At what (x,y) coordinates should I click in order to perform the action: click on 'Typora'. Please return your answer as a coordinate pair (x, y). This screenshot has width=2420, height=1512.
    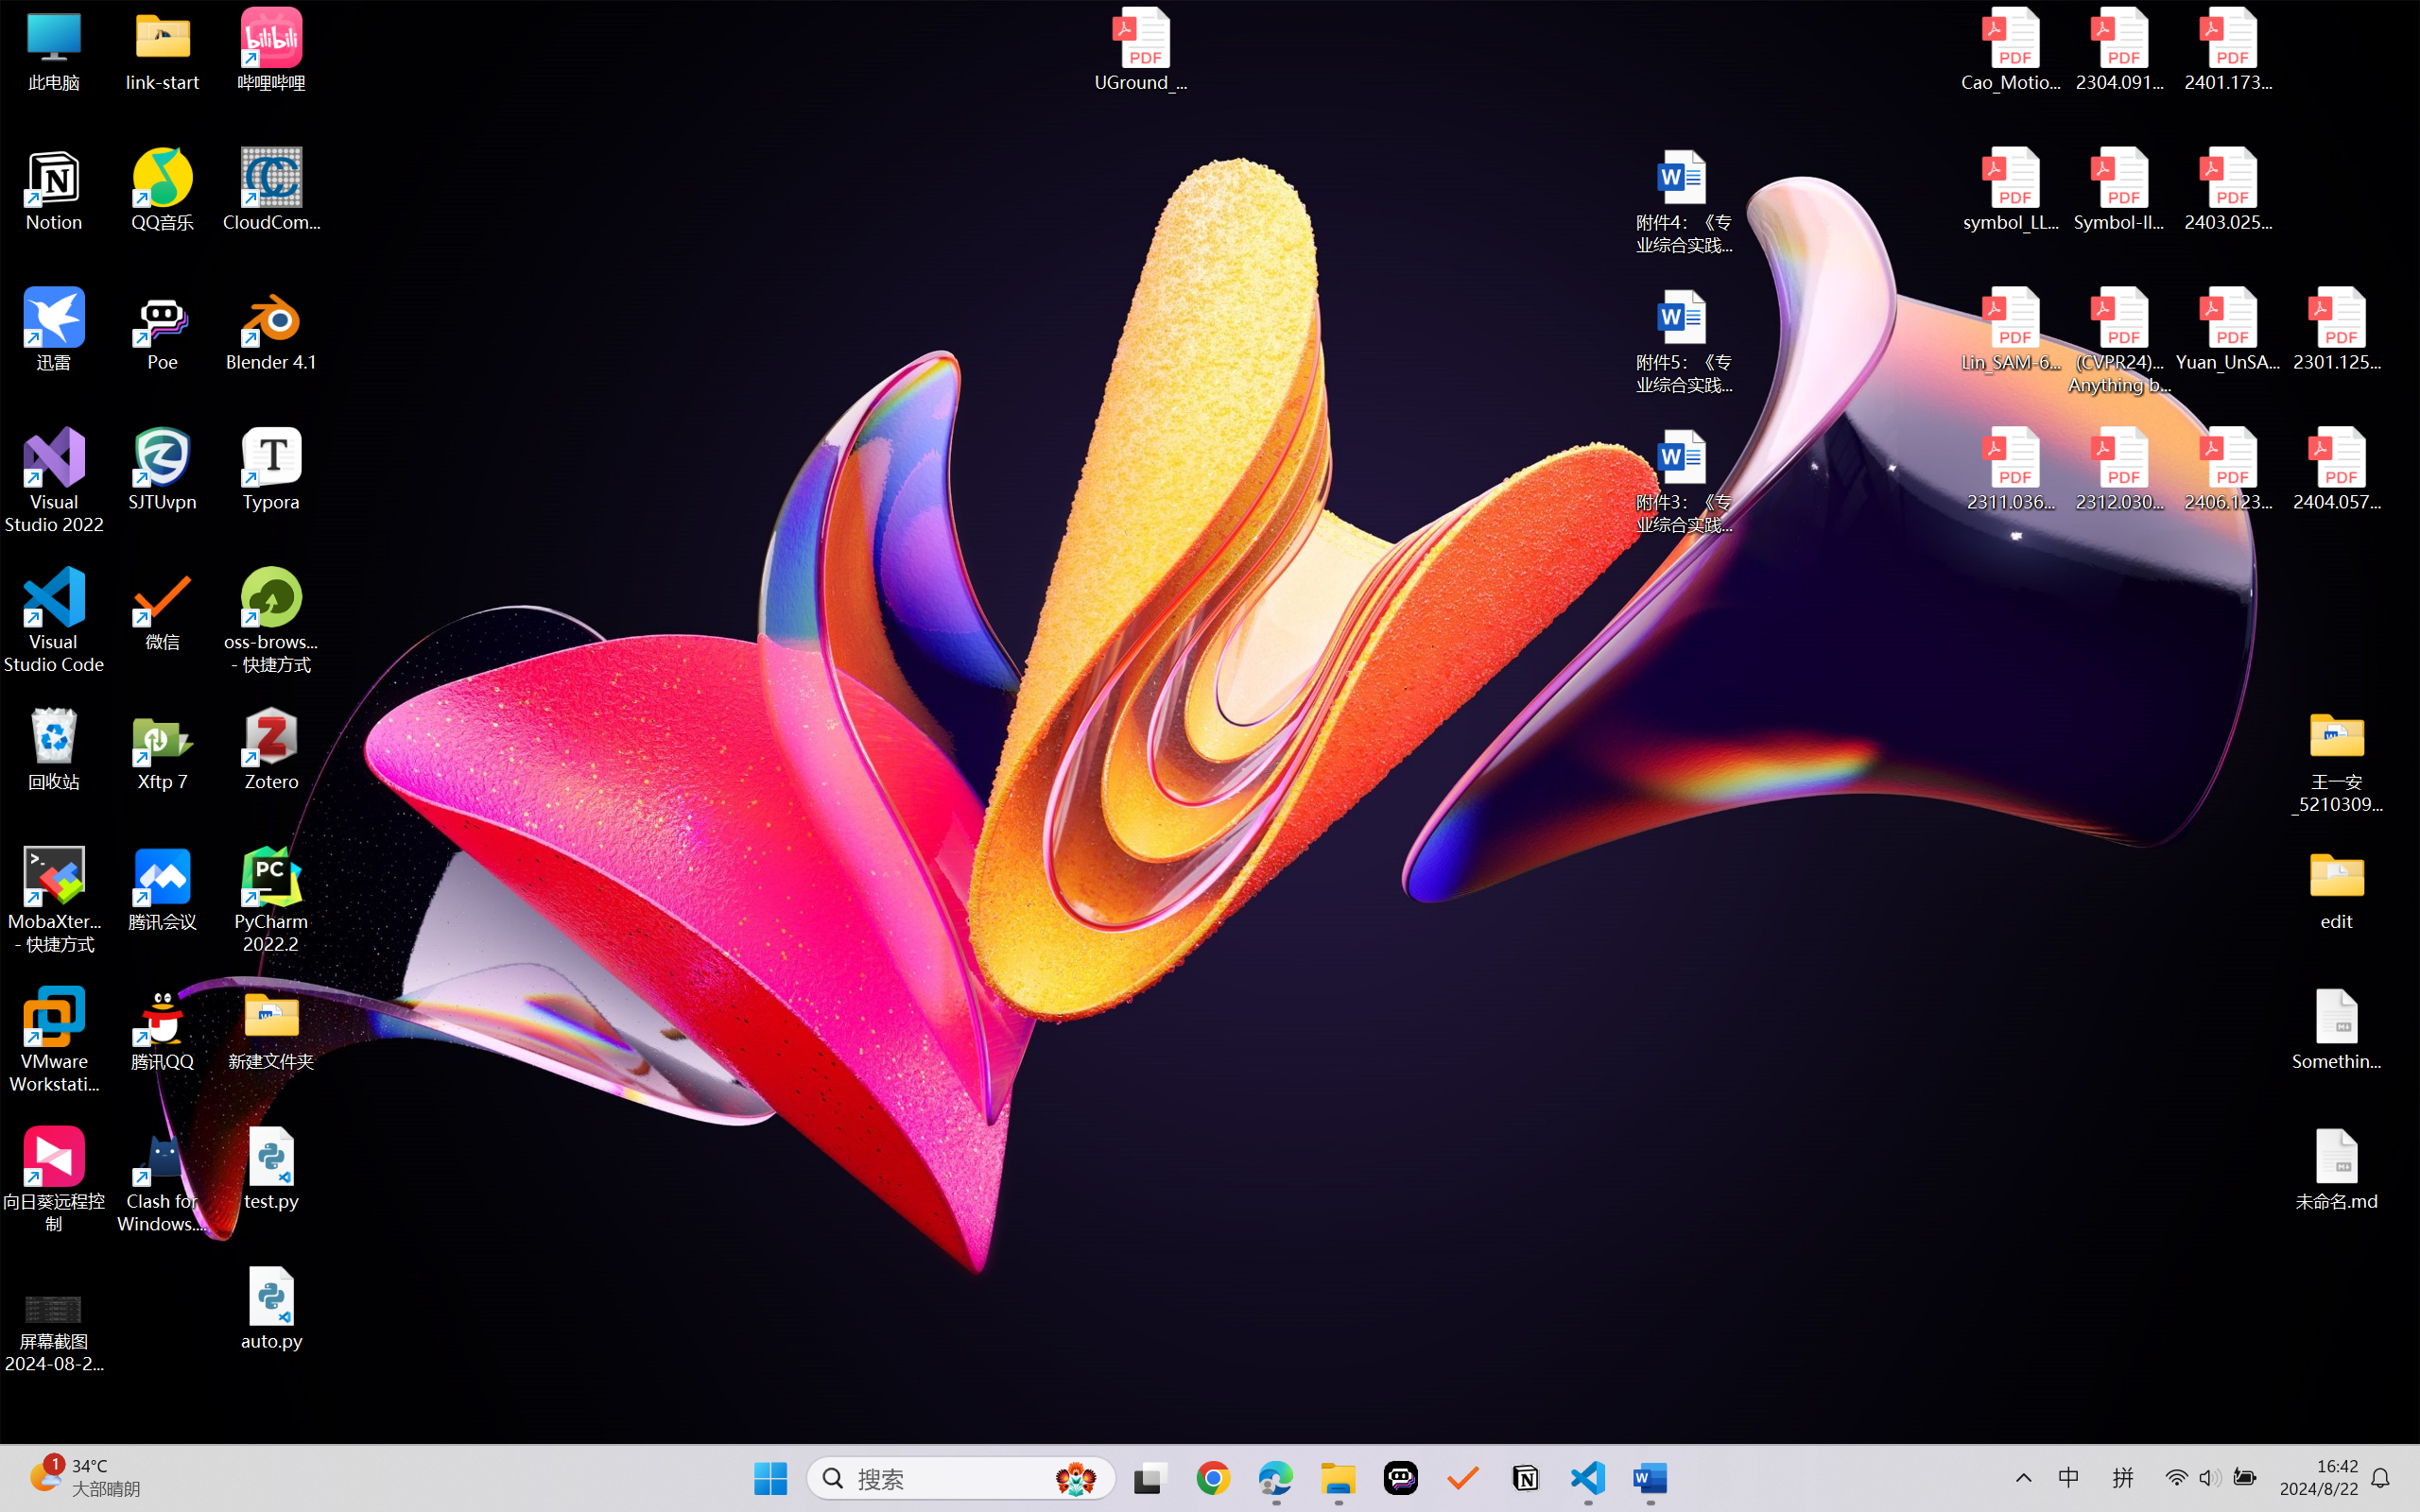
    Looking at the image, I should click on (271, 469).